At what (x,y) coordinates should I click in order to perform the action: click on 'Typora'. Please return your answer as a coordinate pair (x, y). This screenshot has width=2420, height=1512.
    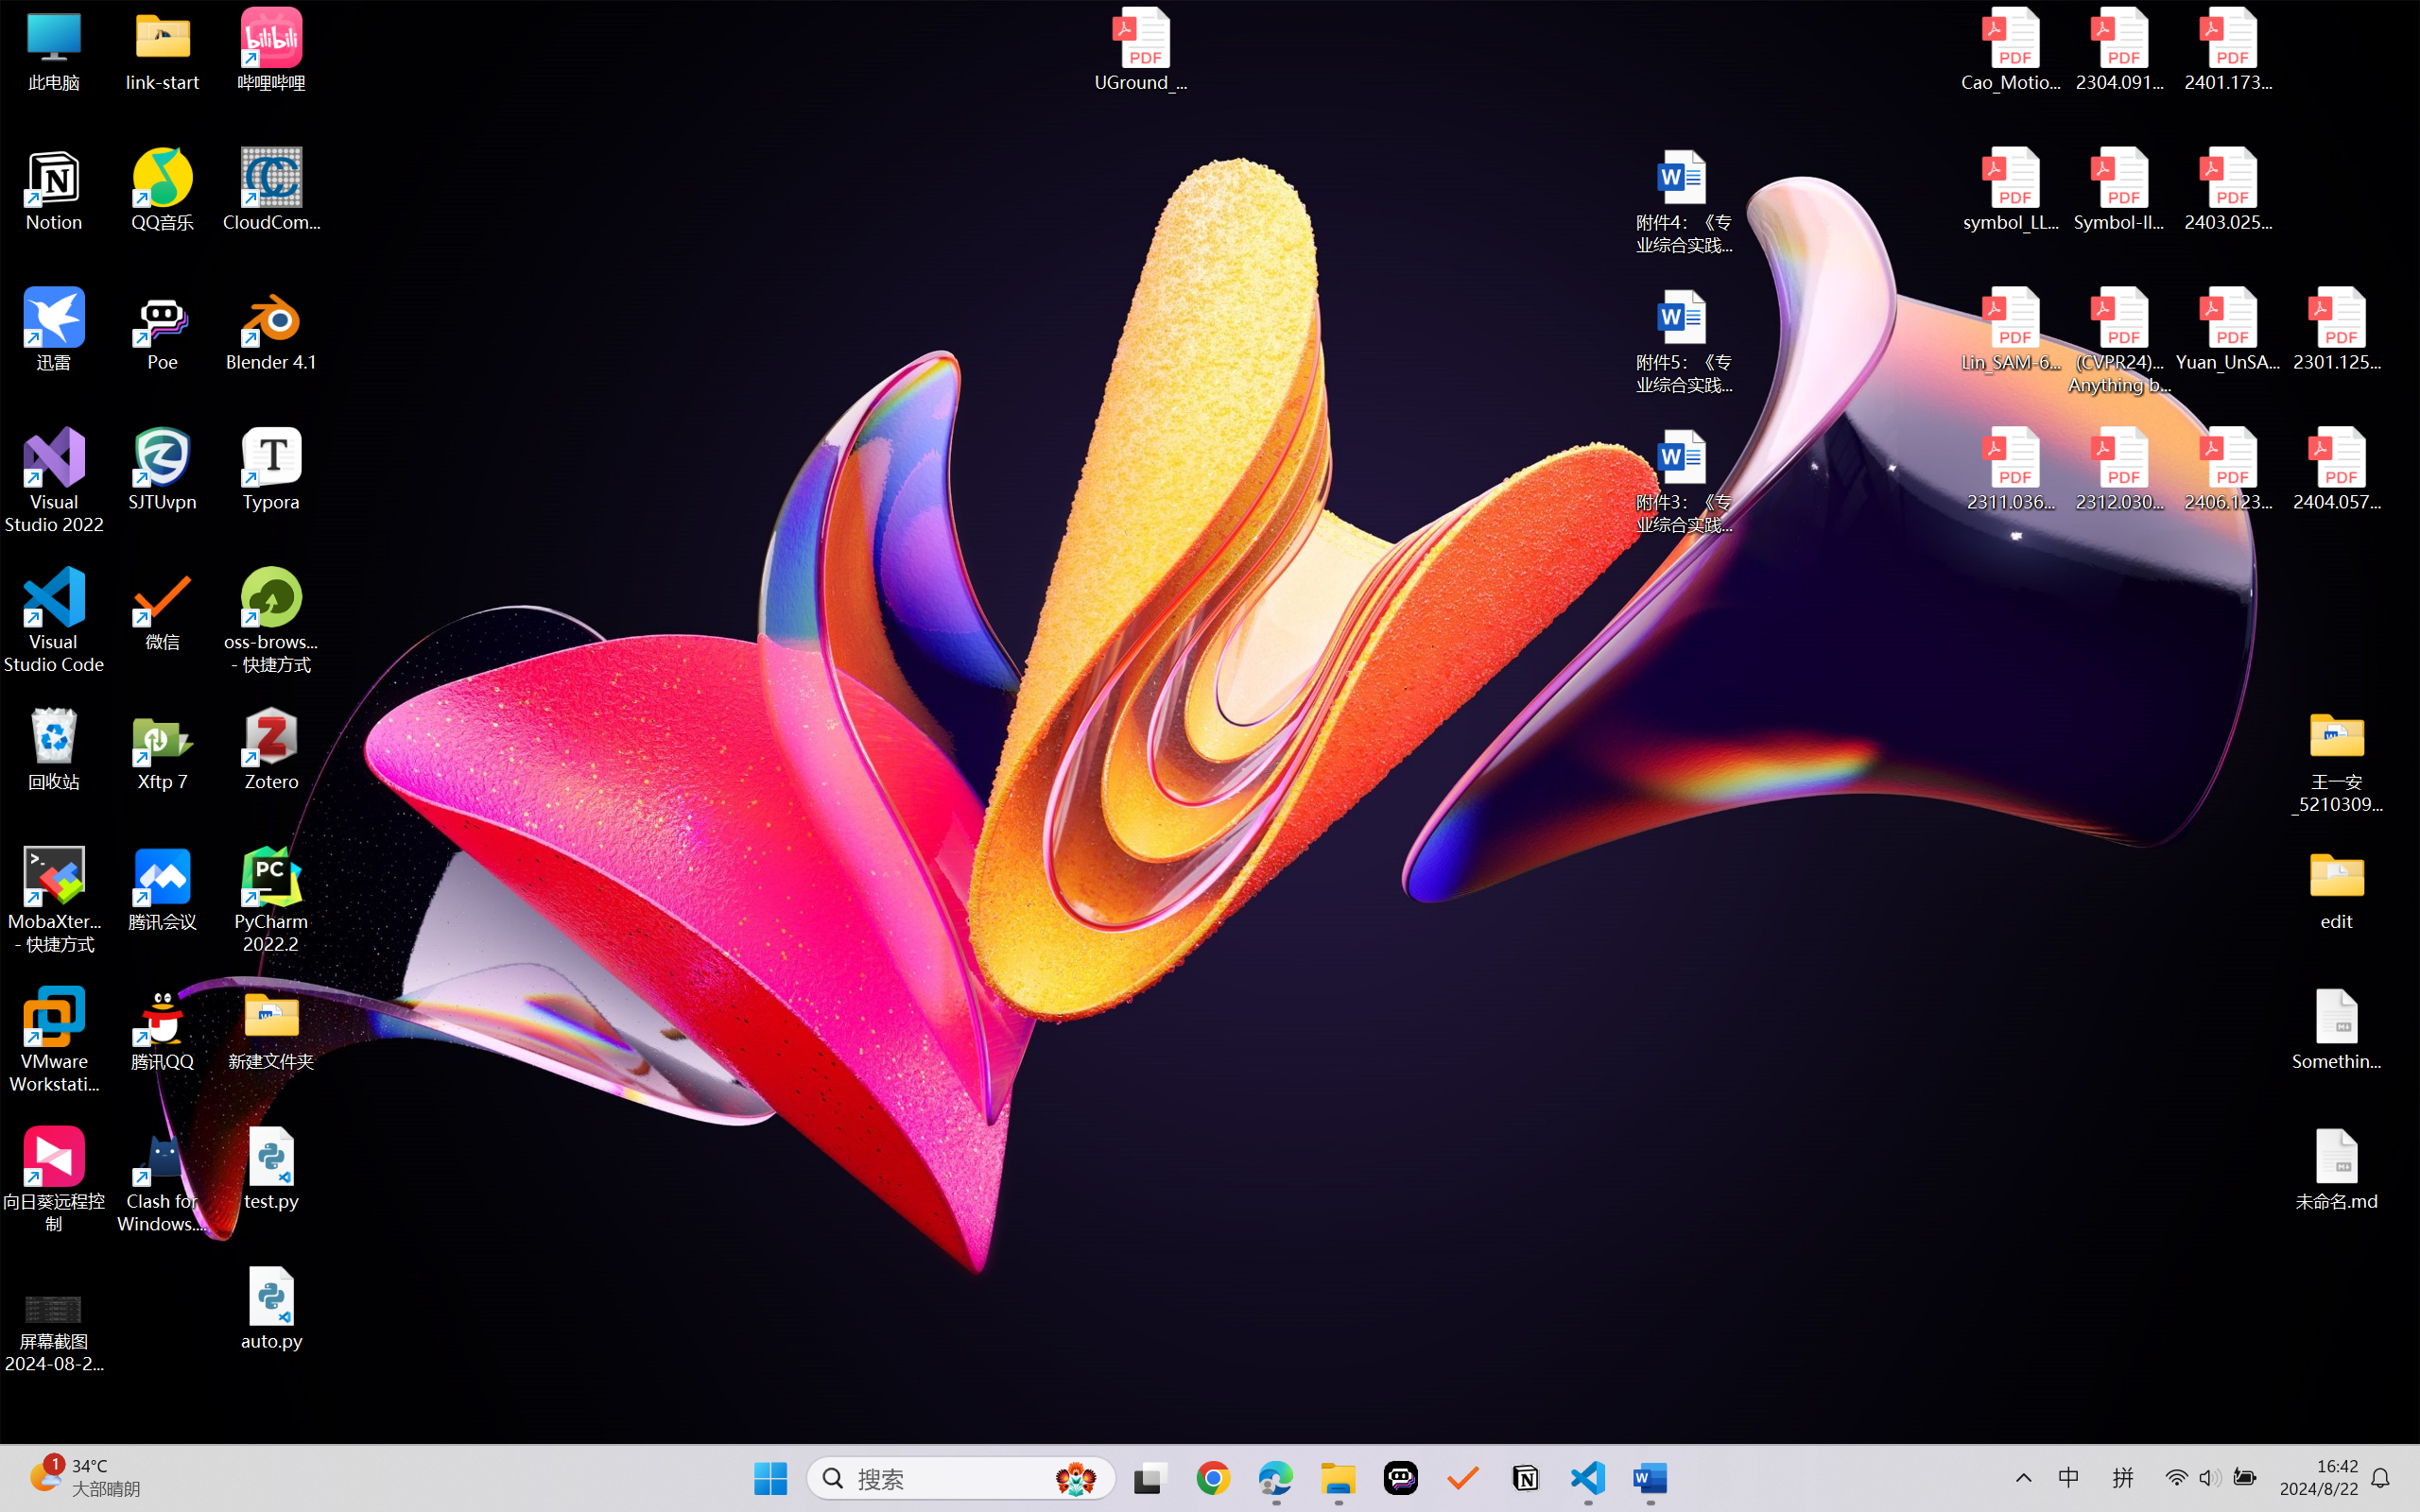
    Looking at the image, I should click on (271, 469).